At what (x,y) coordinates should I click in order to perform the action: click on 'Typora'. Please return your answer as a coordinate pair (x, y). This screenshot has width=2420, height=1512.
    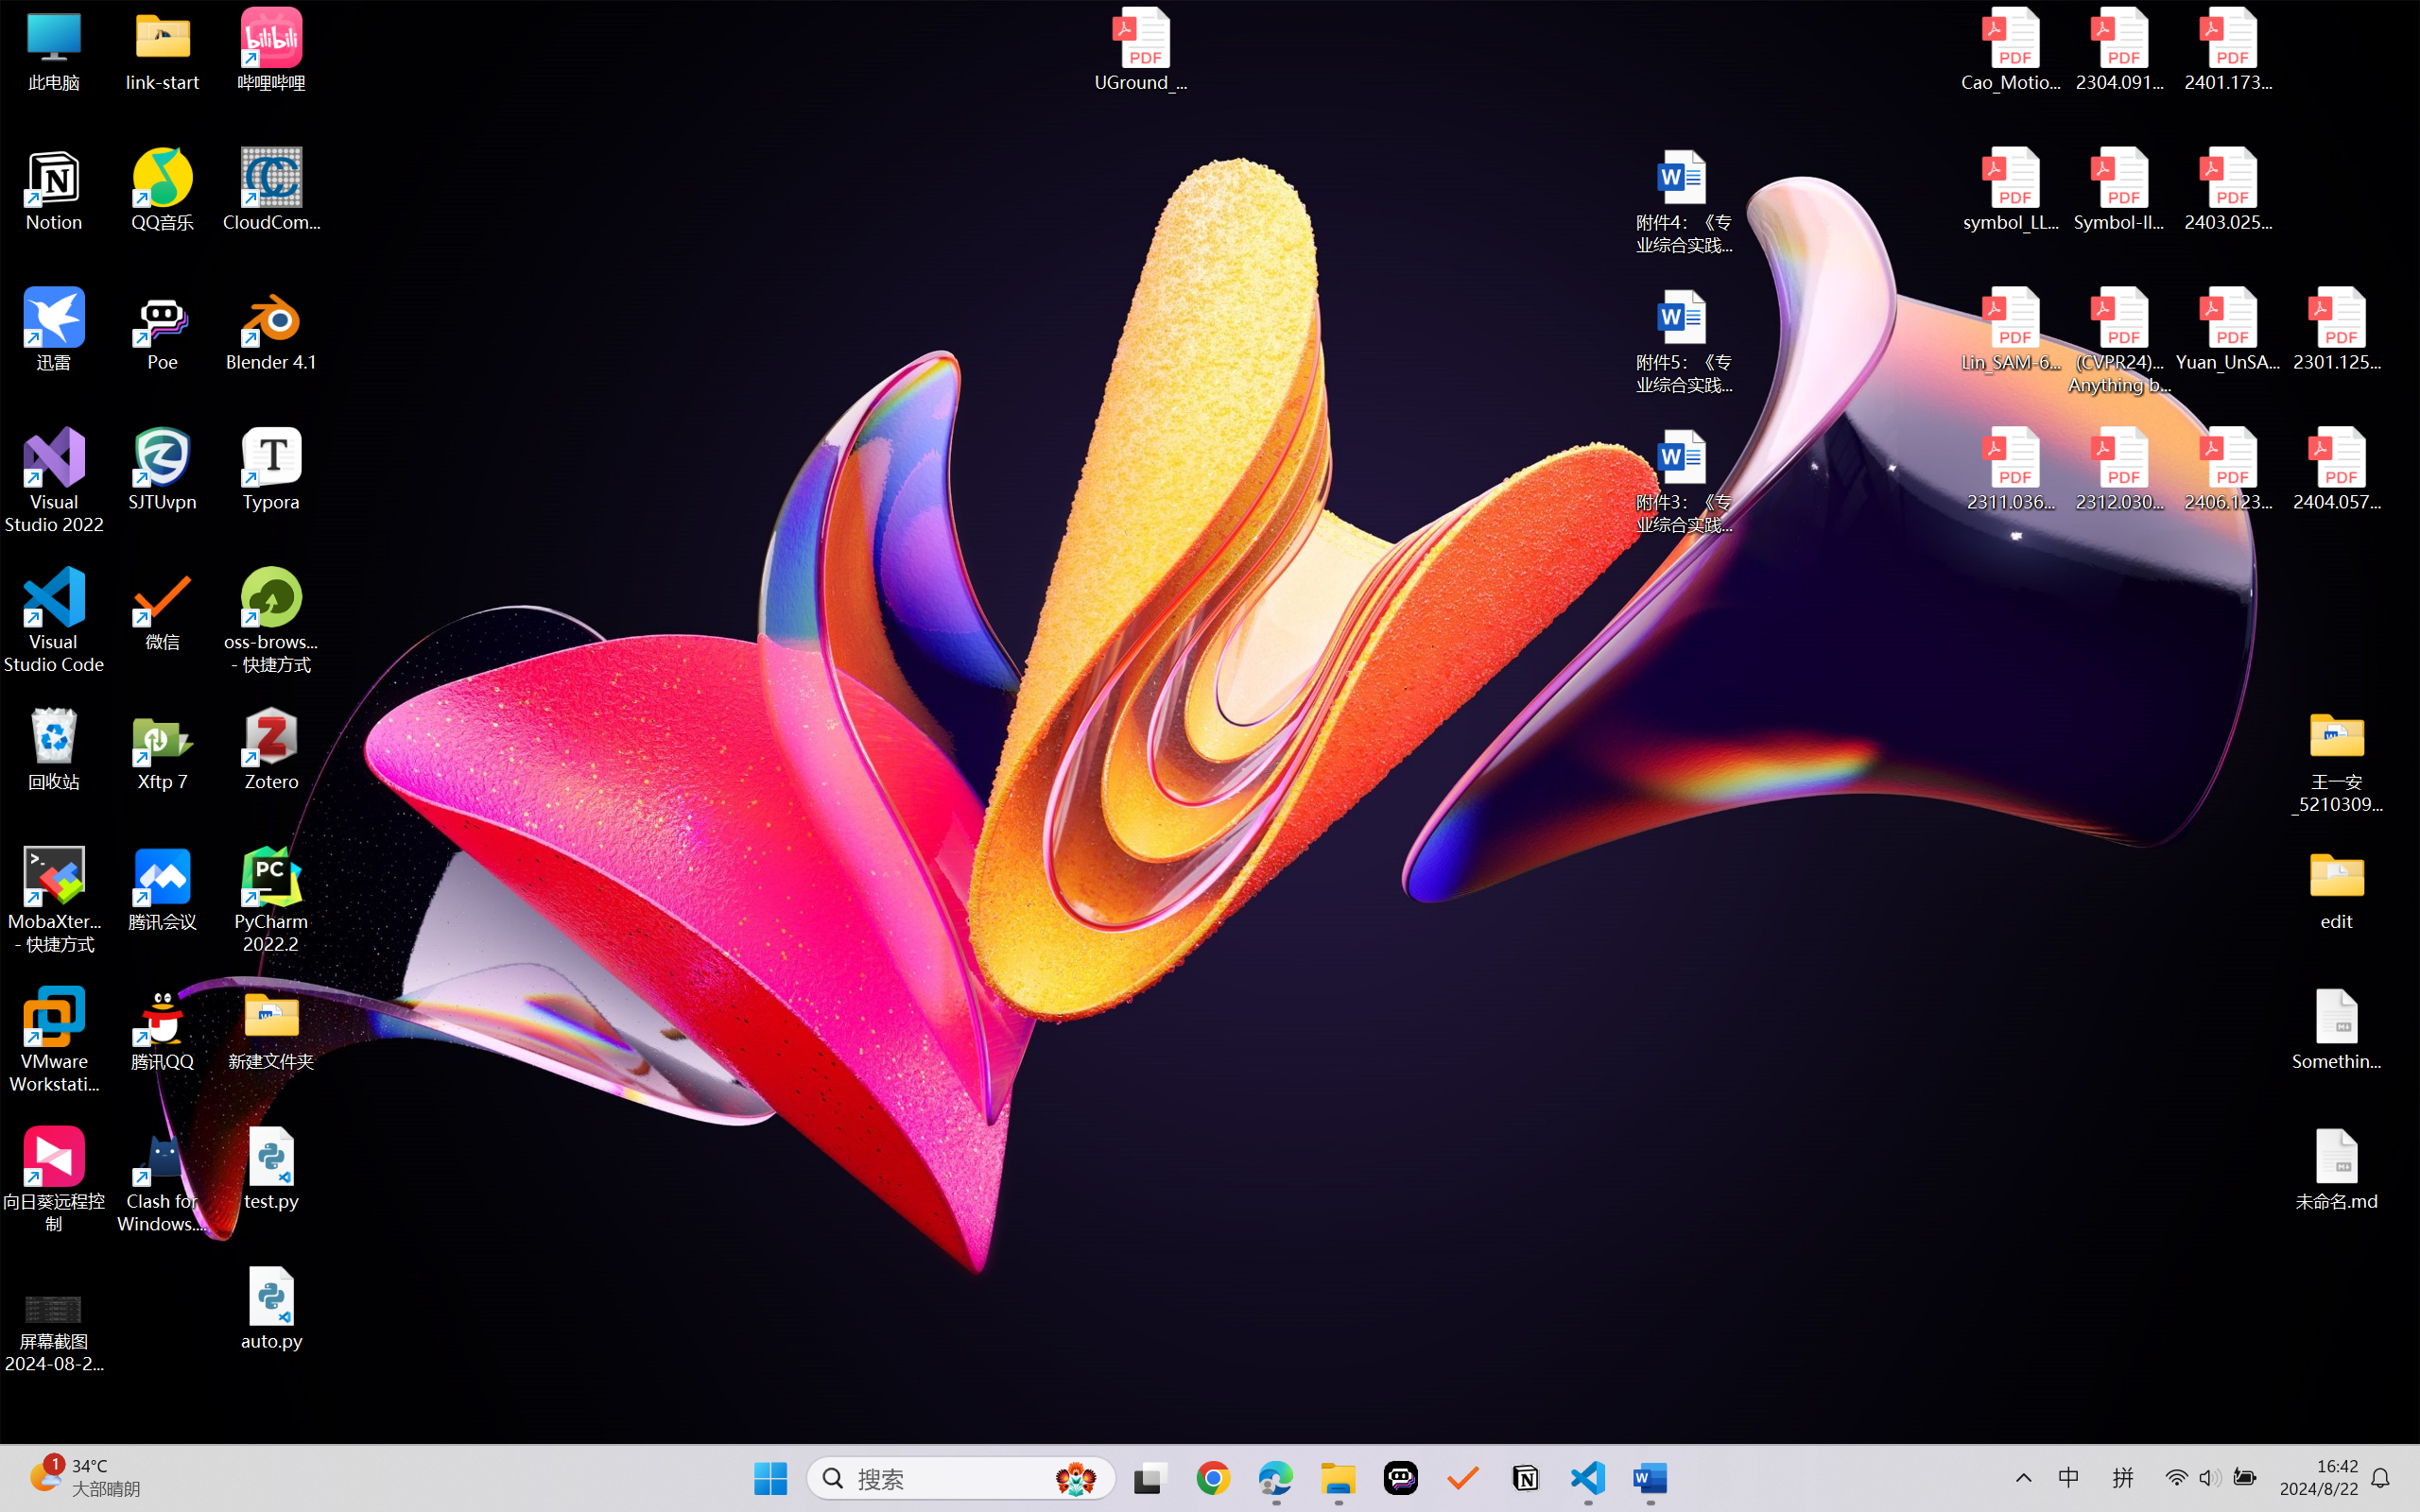
    Looking at the image, I should click on (271, 469).